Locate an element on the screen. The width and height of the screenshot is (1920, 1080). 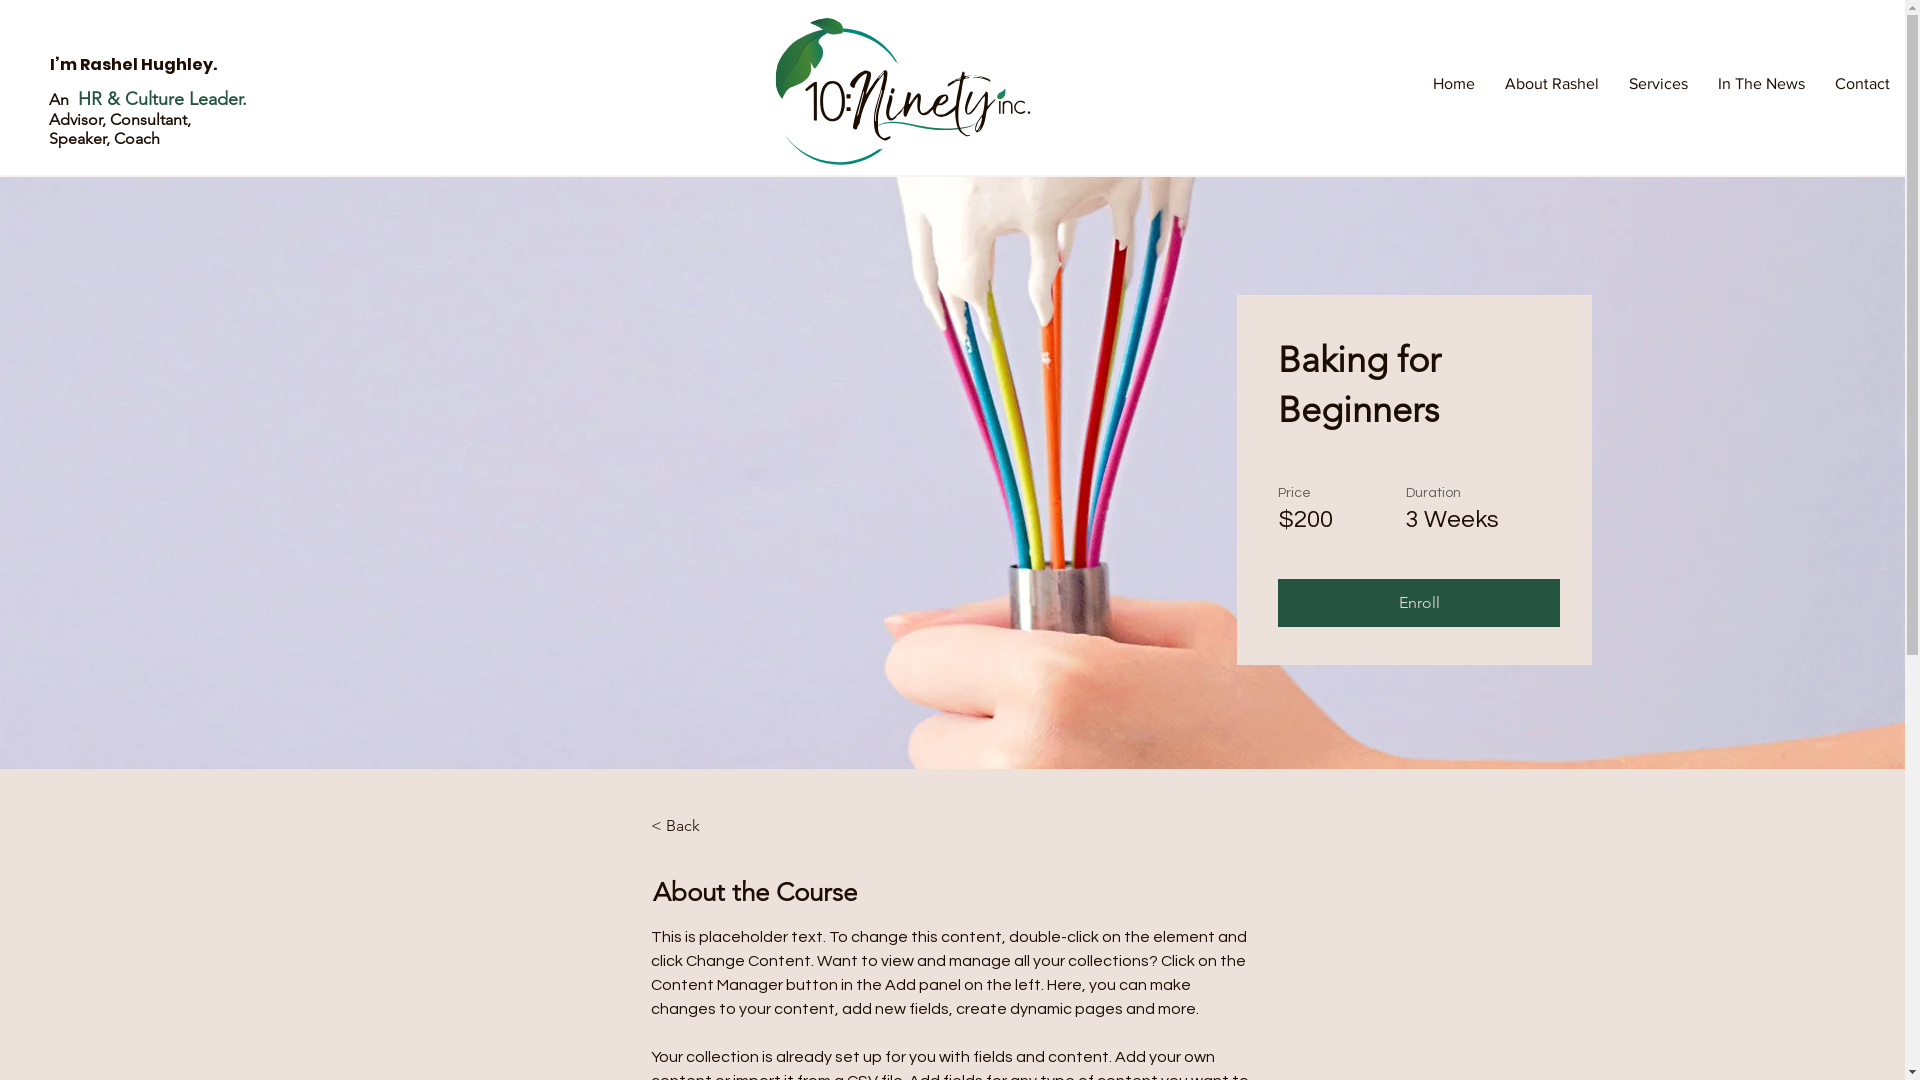
'Contact' is located at coordinates (1861, 83).